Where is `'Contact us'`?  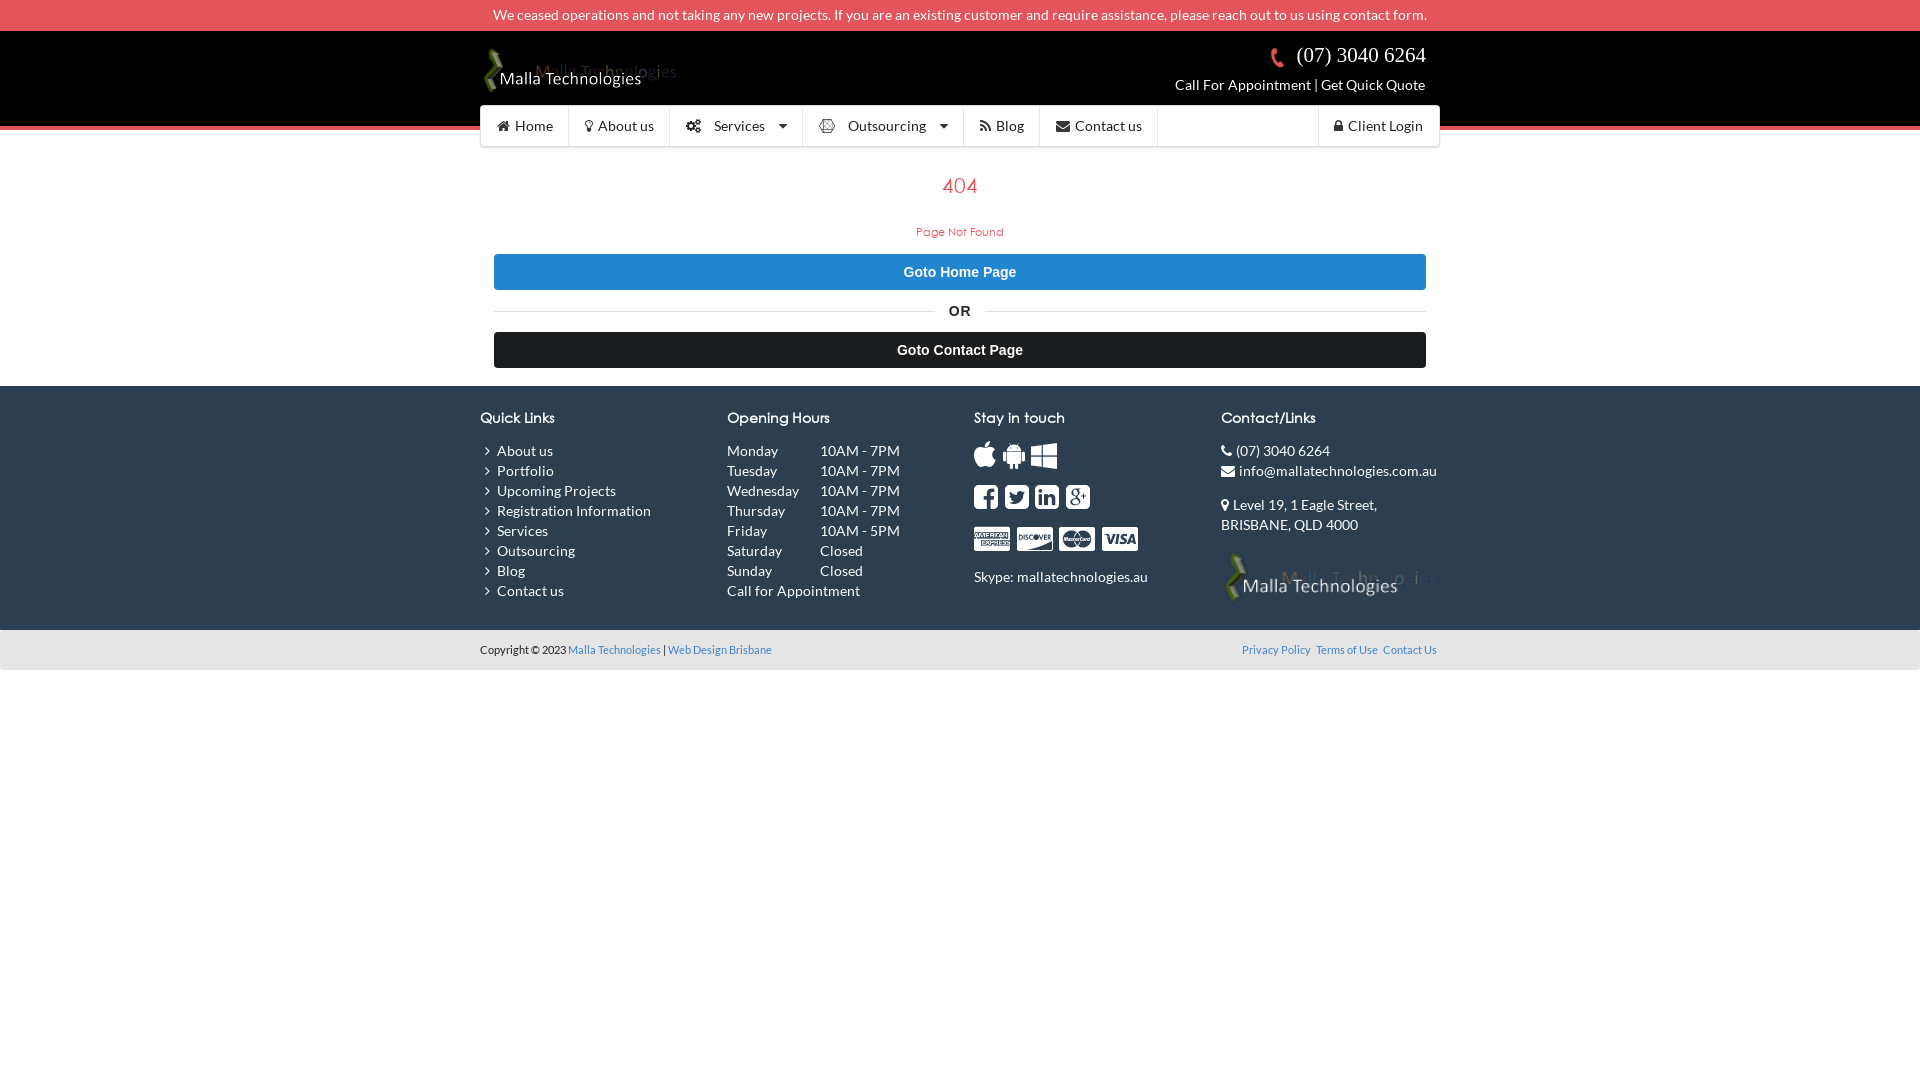 'Contact us' is located at coordinates (1040, 126).